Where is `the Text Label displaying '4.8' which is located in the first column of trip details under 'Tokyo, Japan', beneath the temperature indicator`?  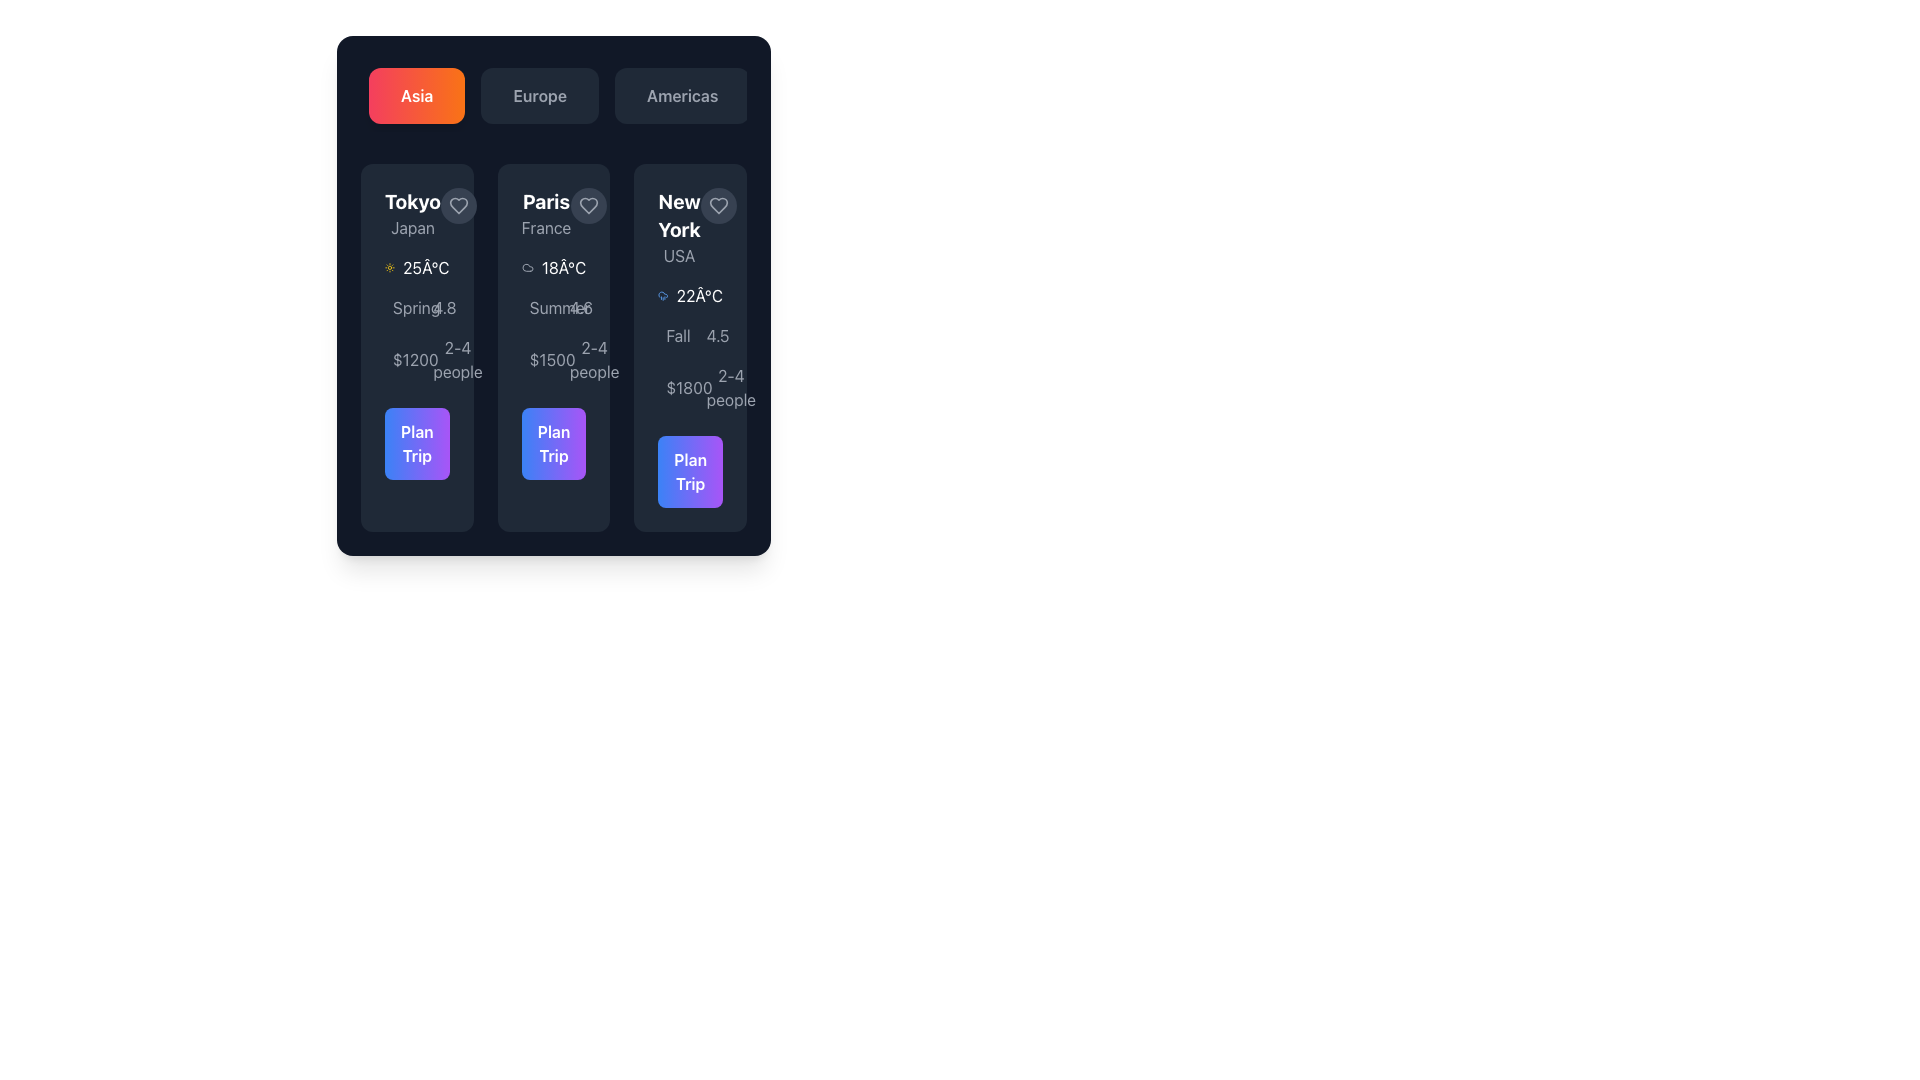
the Text Label displaying '4.8' which is located in the first column of trip details under 'Tokyo, Japan', beneath the temperature indicator is located at coordinates (443, 308).